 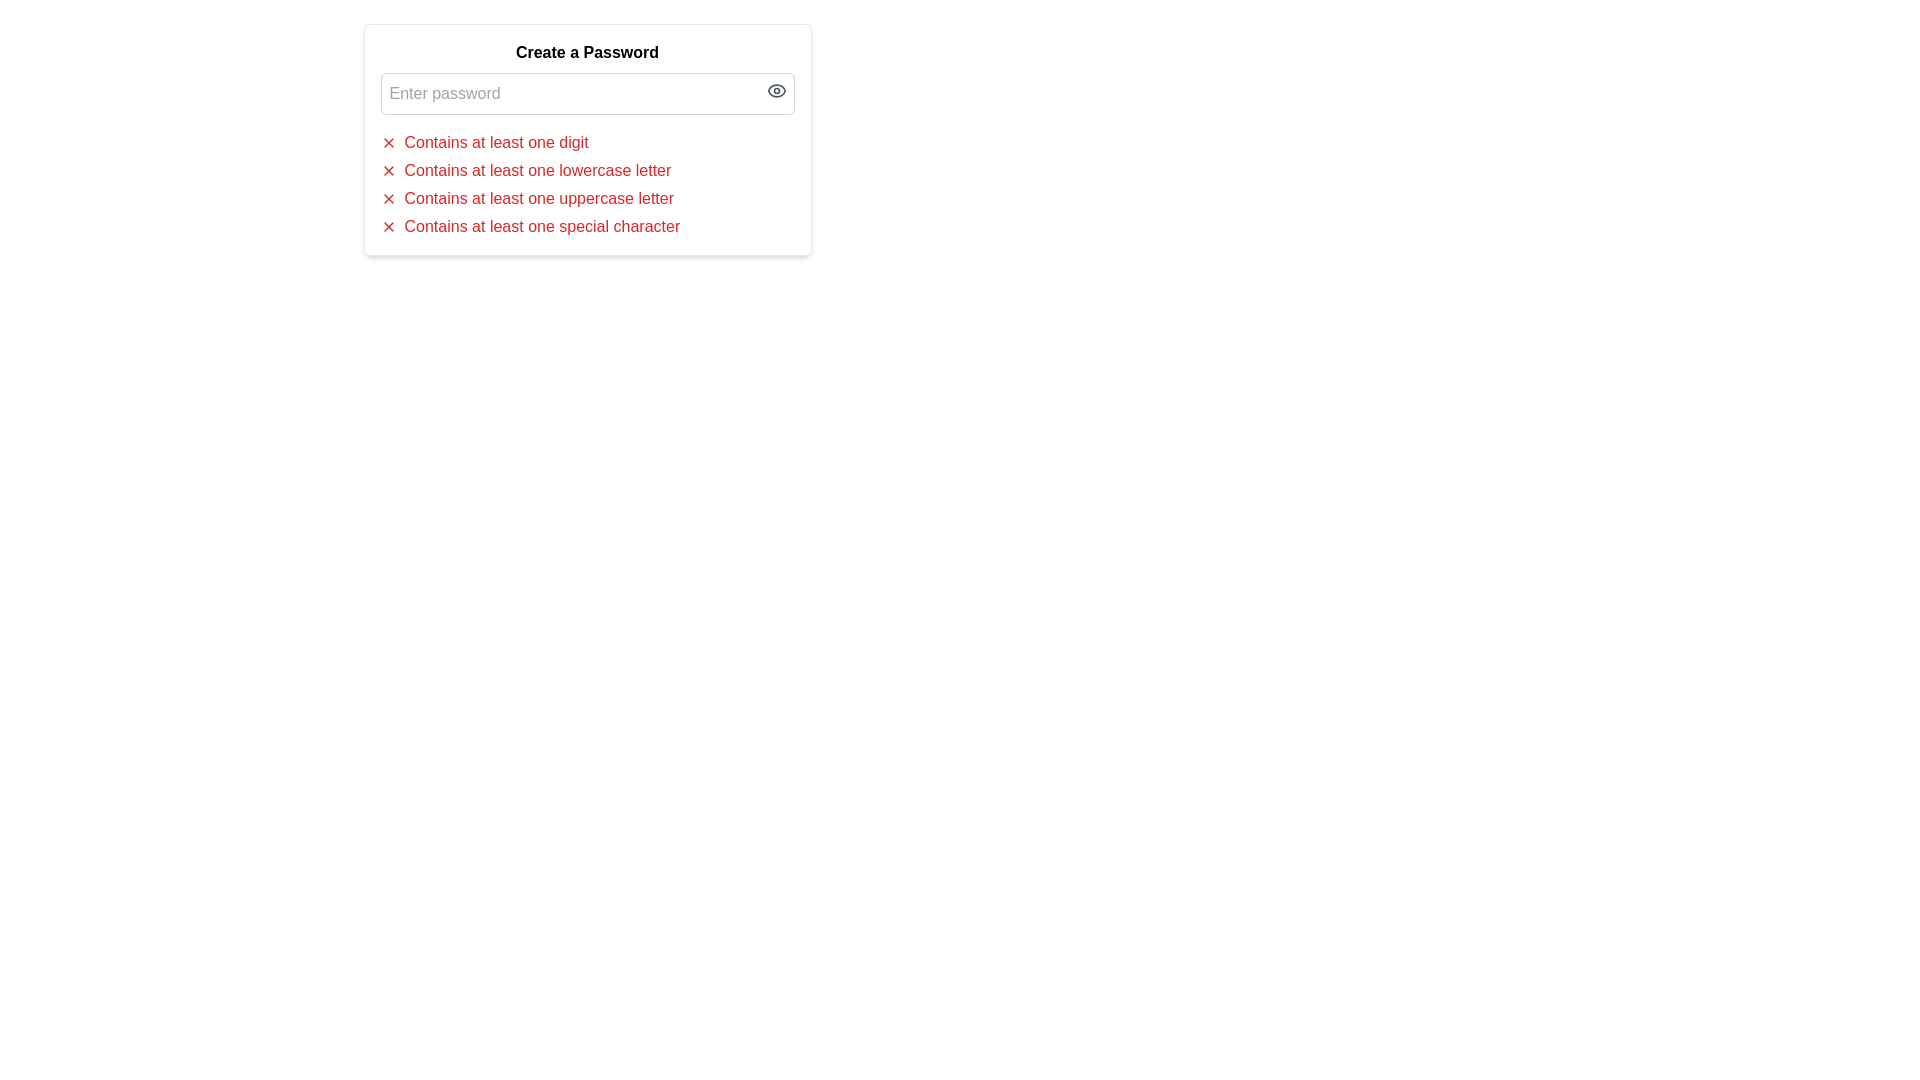 What do you see at coordinates (775, 91) in the screenshot?
I see `the password visibility toggle icon button located in the top-right corner of the password entry field to provide interaction feedback` at bounding box center [775, 91].